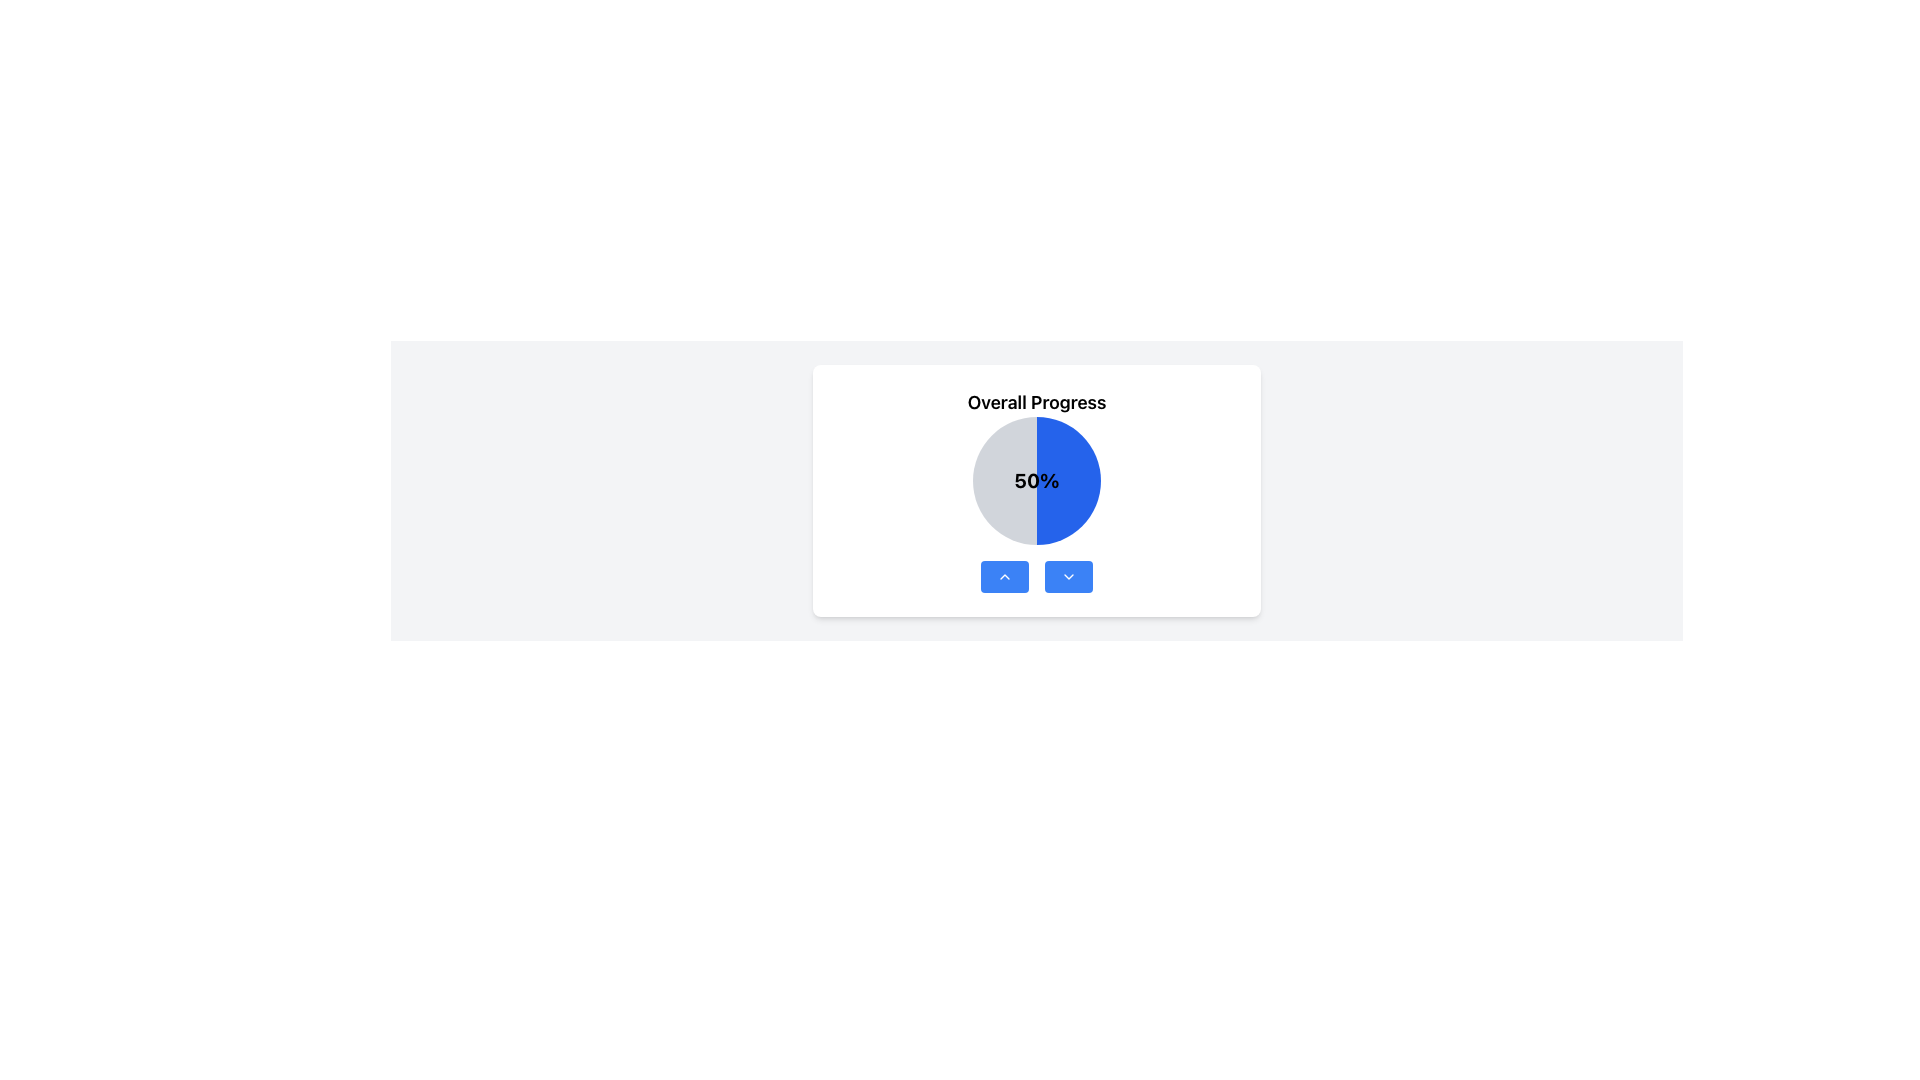 The width and height of the screenshot is (1920, 1080). Describe the element at coordinates (1004, 577) in the screenshot. I see `the blue rectangular button with a rounded corner and a centered white upward arrow icon, located below the progress chart and to the left of a similar downward button` at that location.